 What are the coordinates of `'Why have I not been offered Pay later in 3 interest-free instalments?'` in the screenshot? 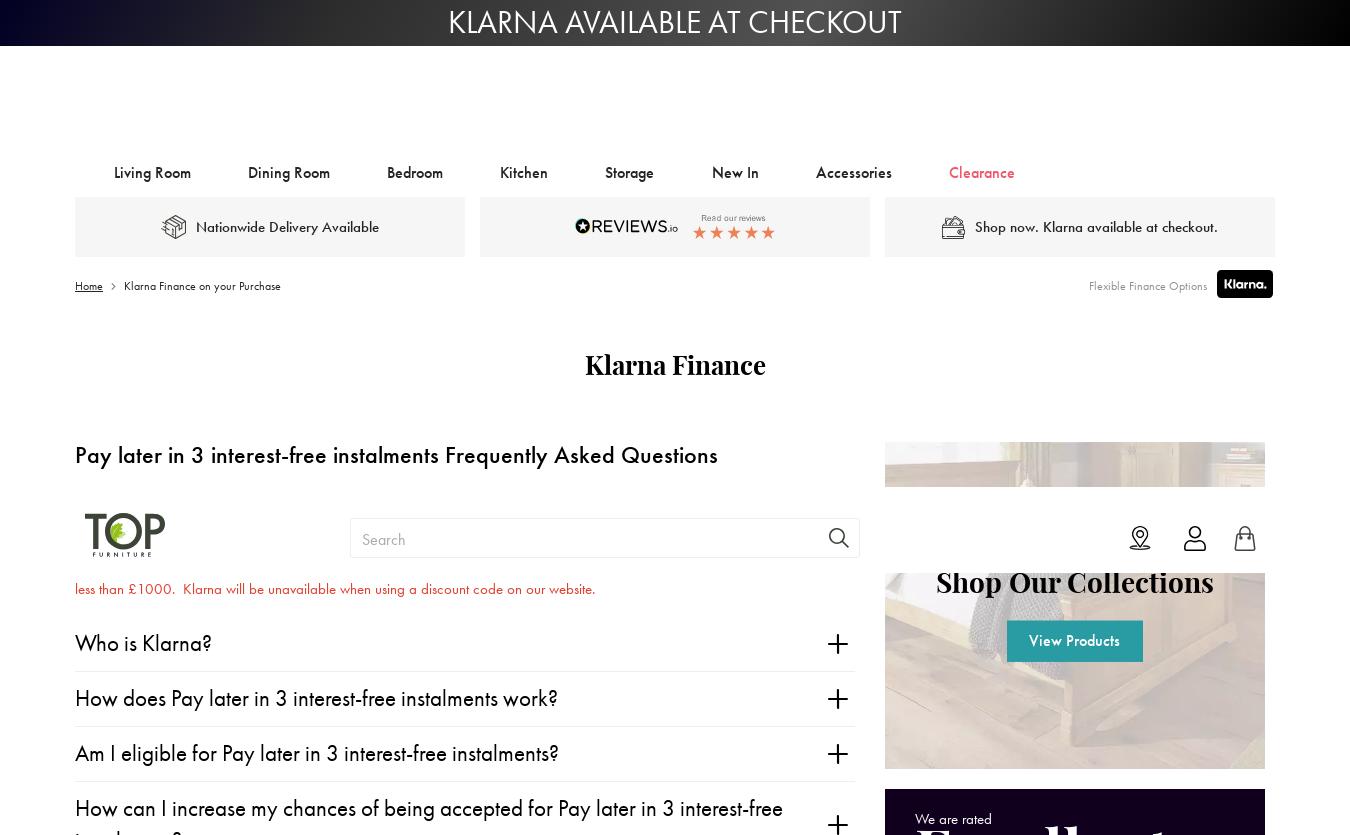 It's located at (373, 501).